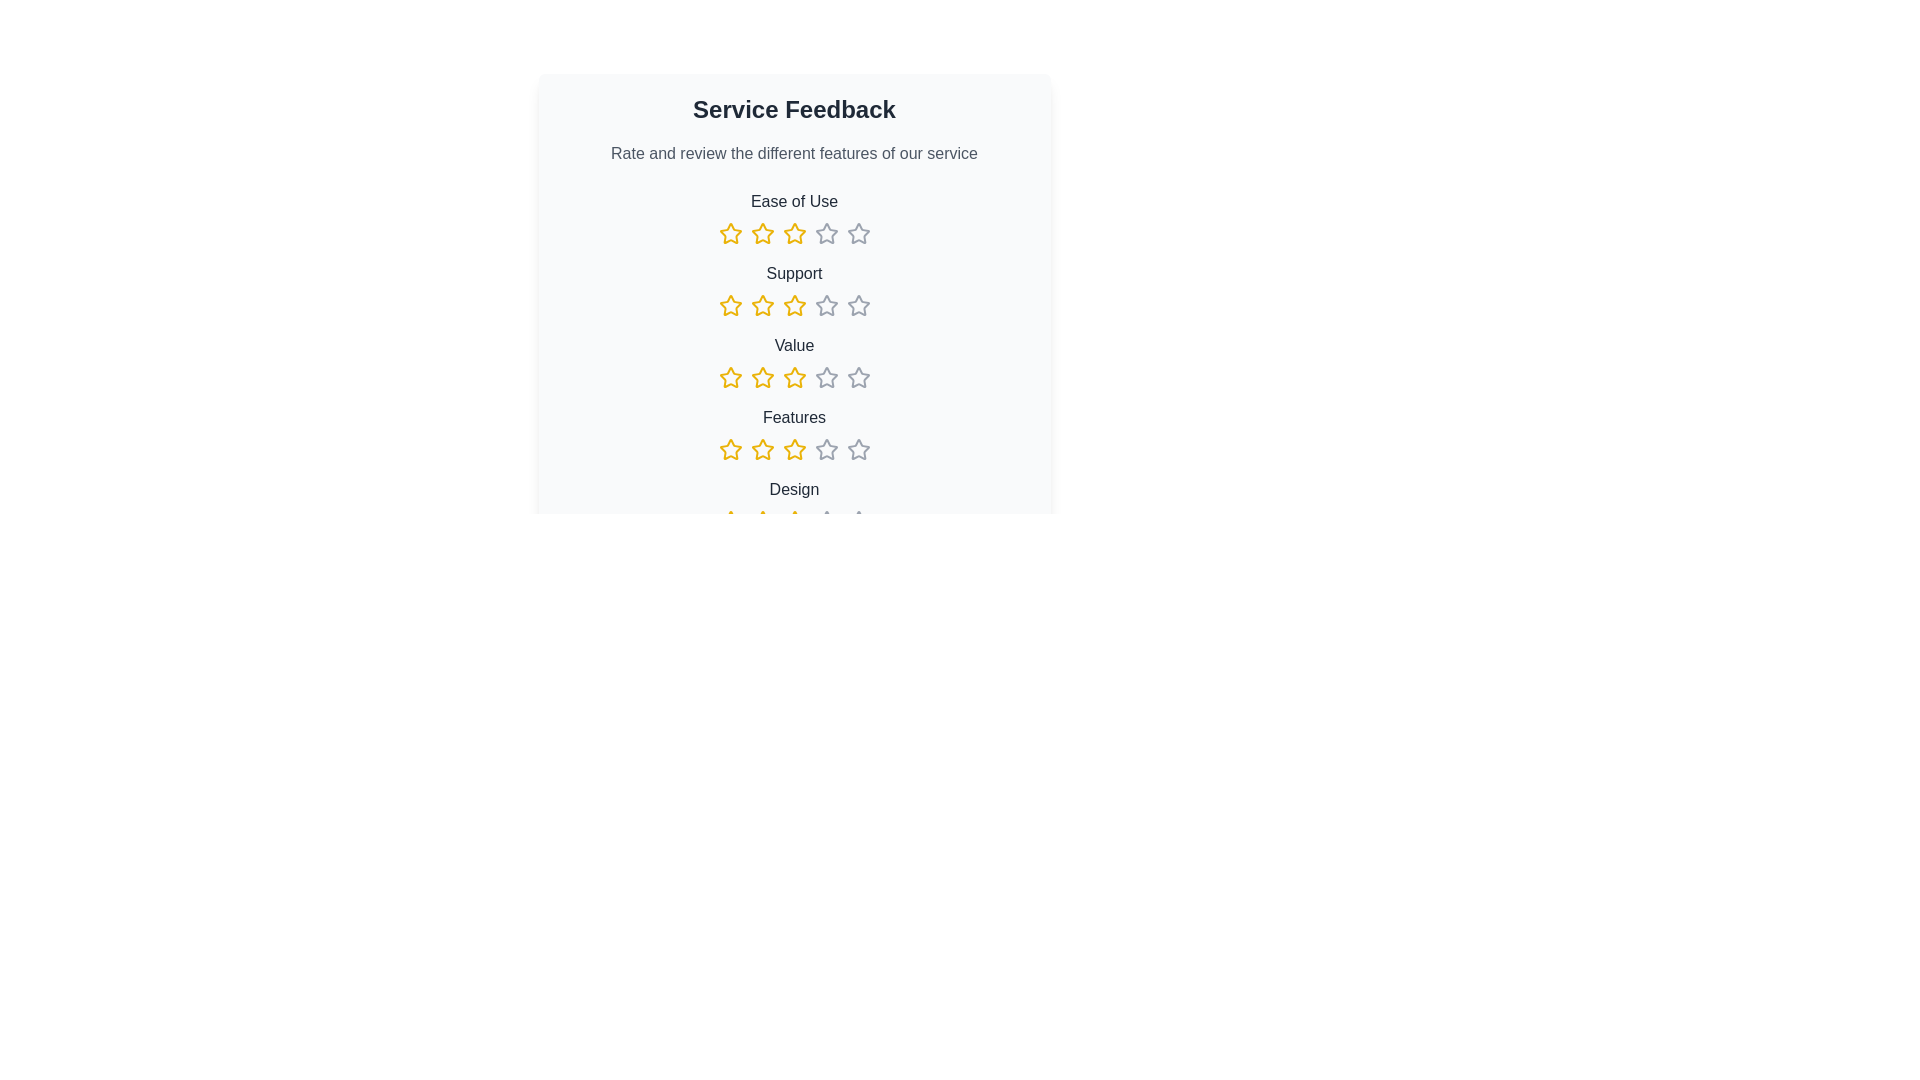 The width and height of the screenshot is (1920, 1080). Describe the element at coordinates (793, 433) in the screenshot. I see `one of the star icons in the Rating component labeled 'Features'` at that location.